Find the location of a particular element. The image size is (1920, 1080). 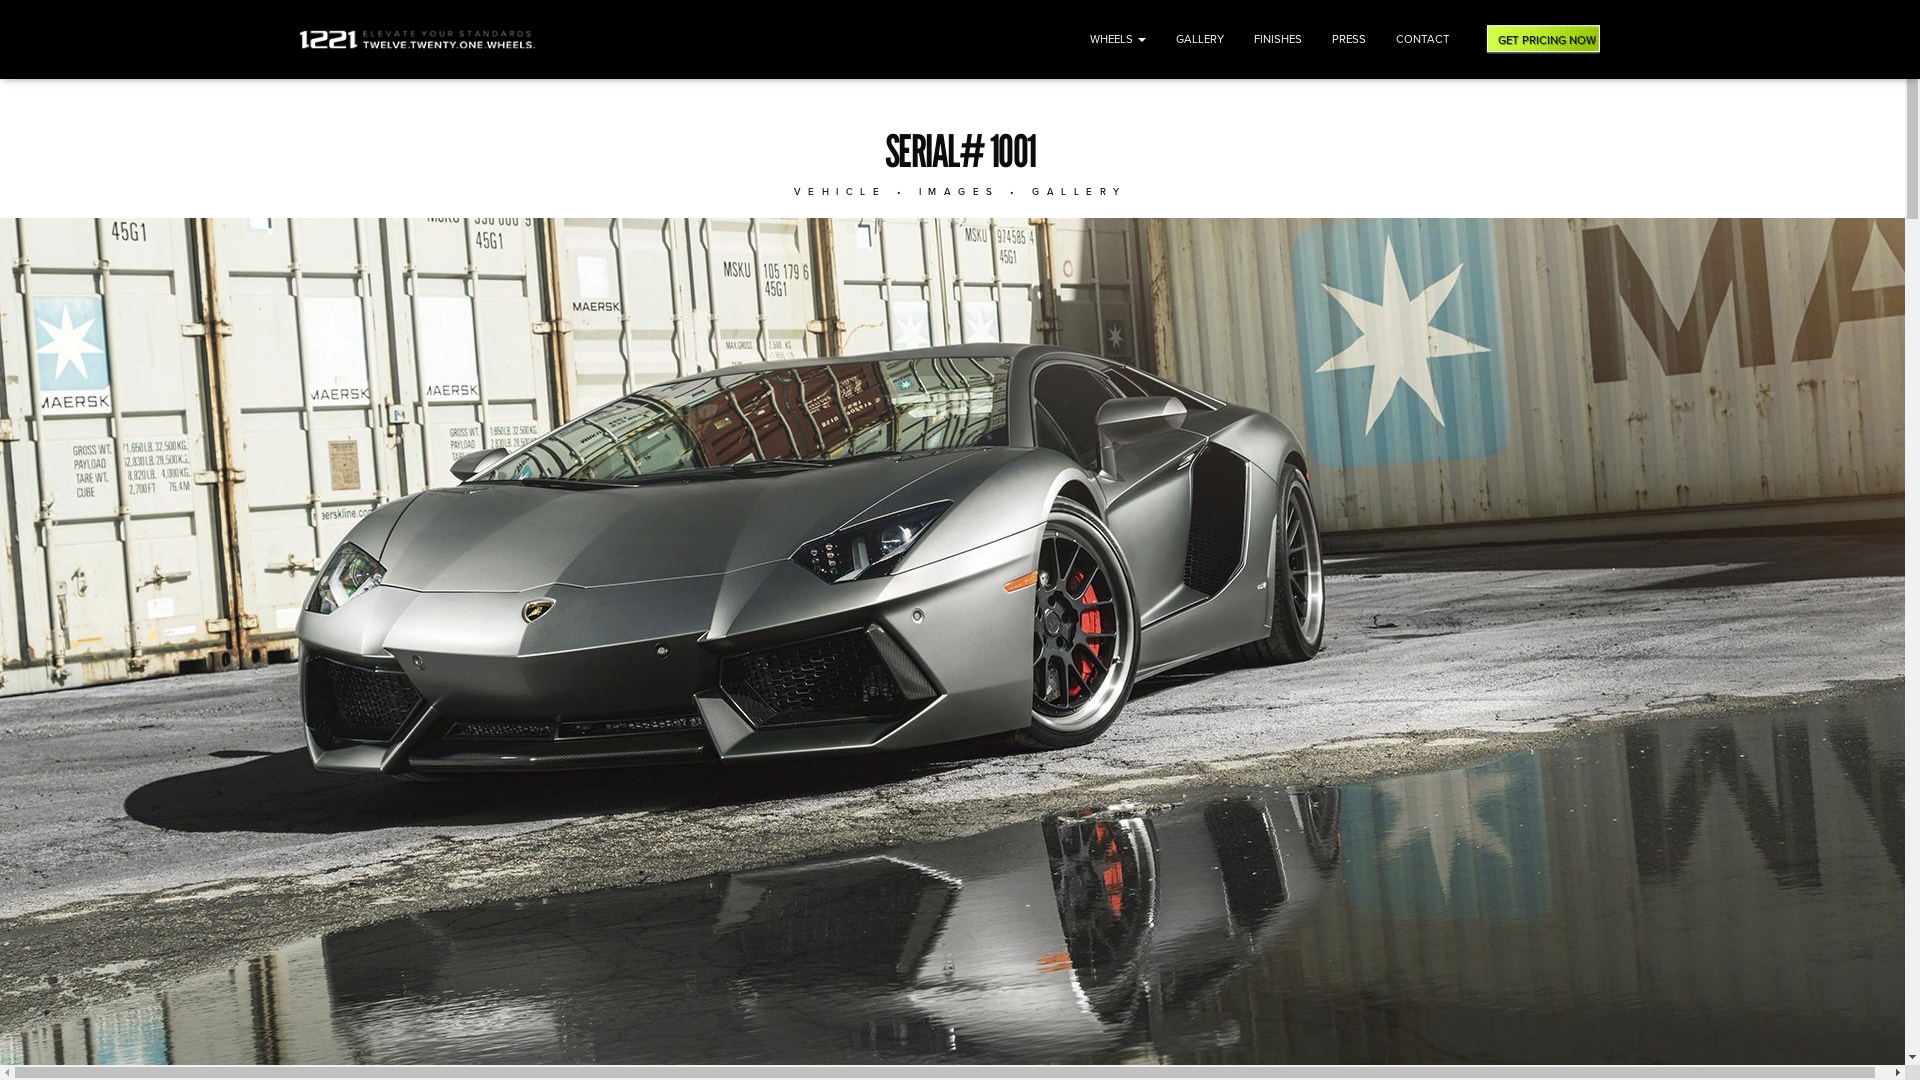

'1221 Wheels' is located at coordinates (416, 39).